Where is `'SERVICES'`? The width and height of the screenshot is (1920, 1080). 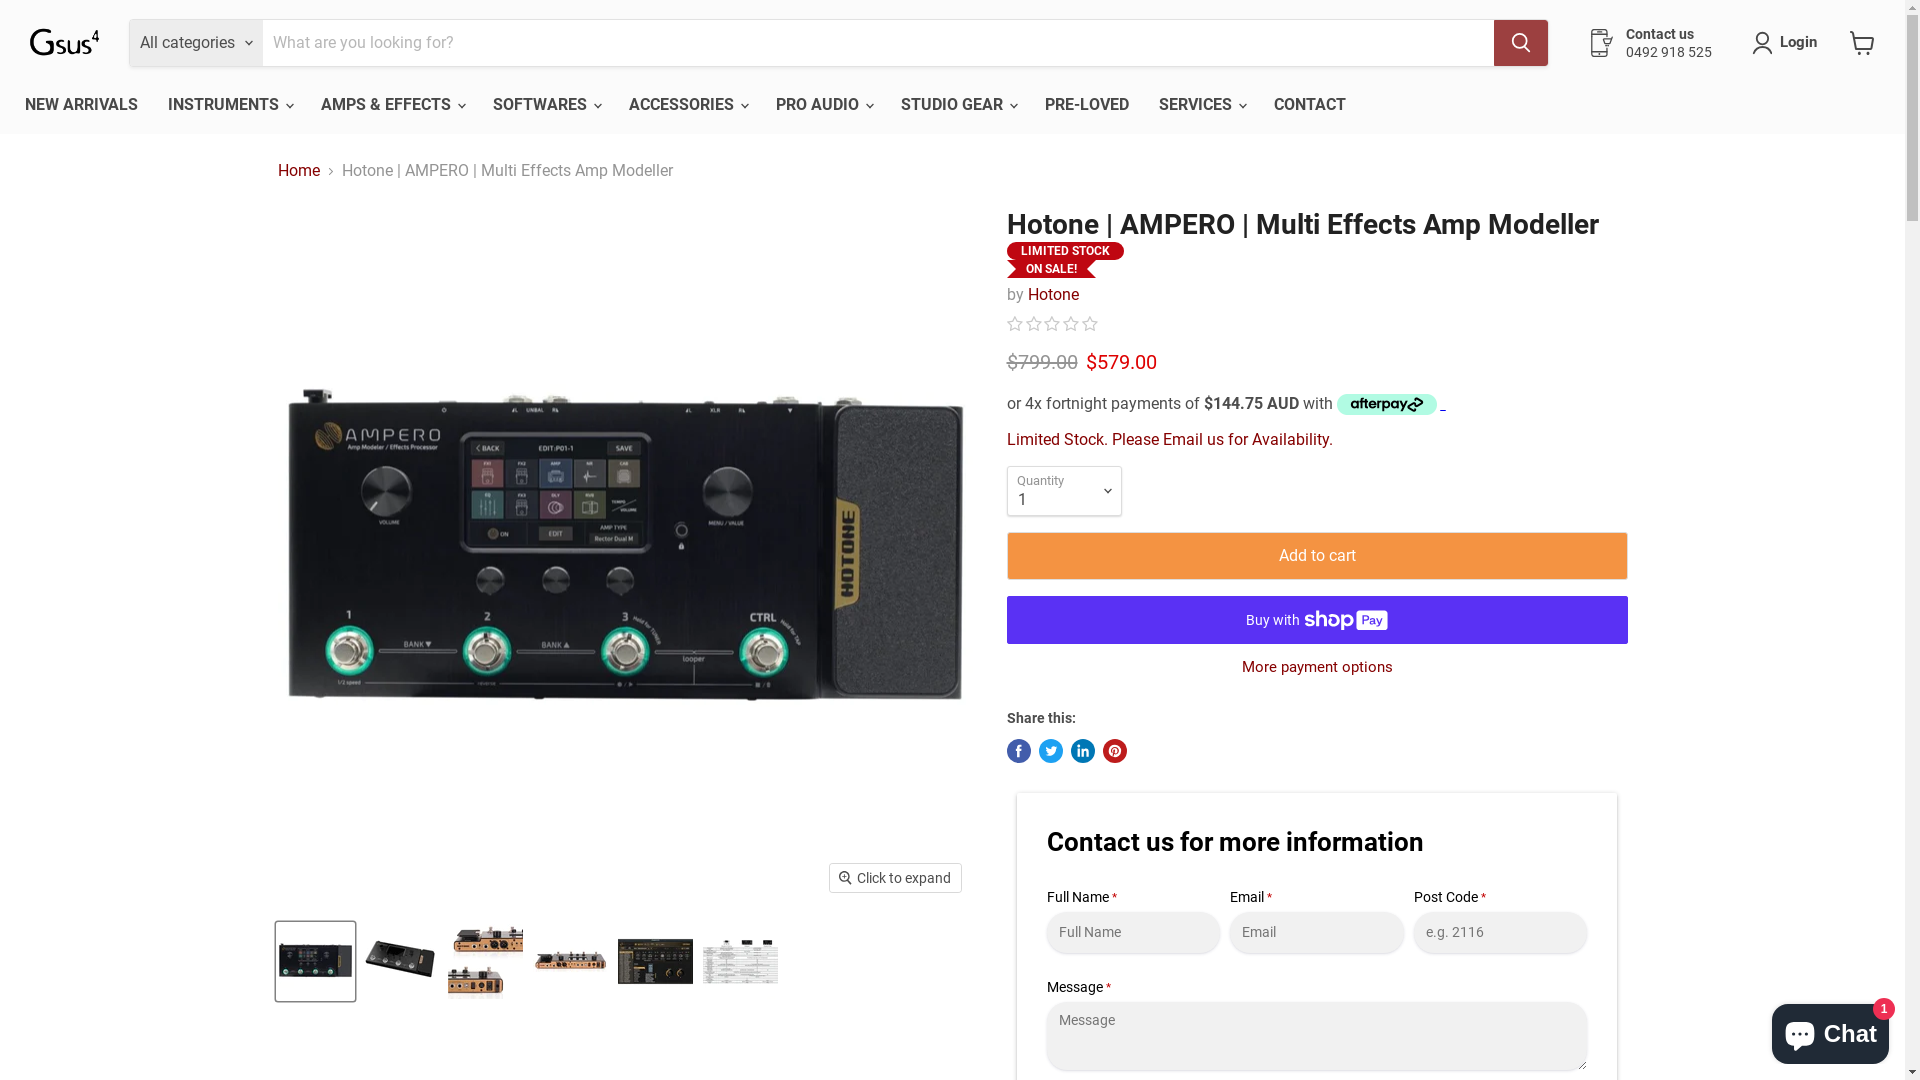
'SERVICES' is located at coordinates (1200, 104).